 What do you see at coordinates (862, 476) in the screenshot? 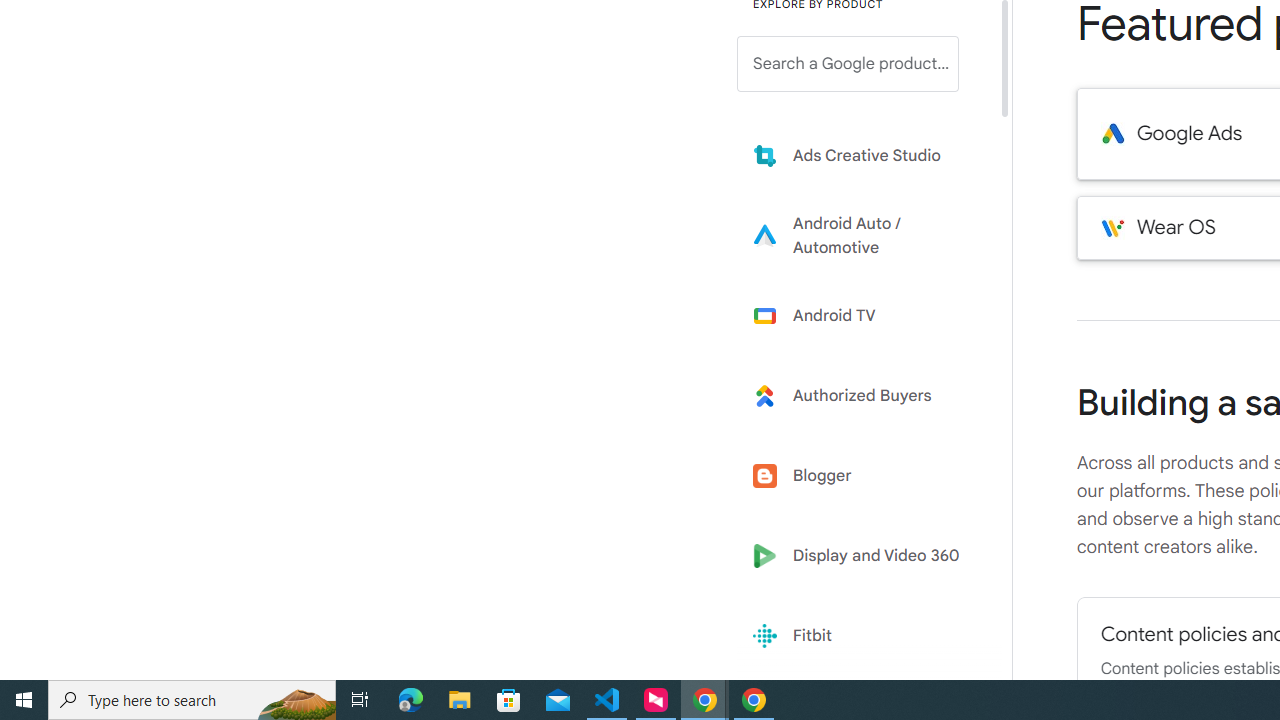
I see `'Blogger'` at bounding box center [862, 476].